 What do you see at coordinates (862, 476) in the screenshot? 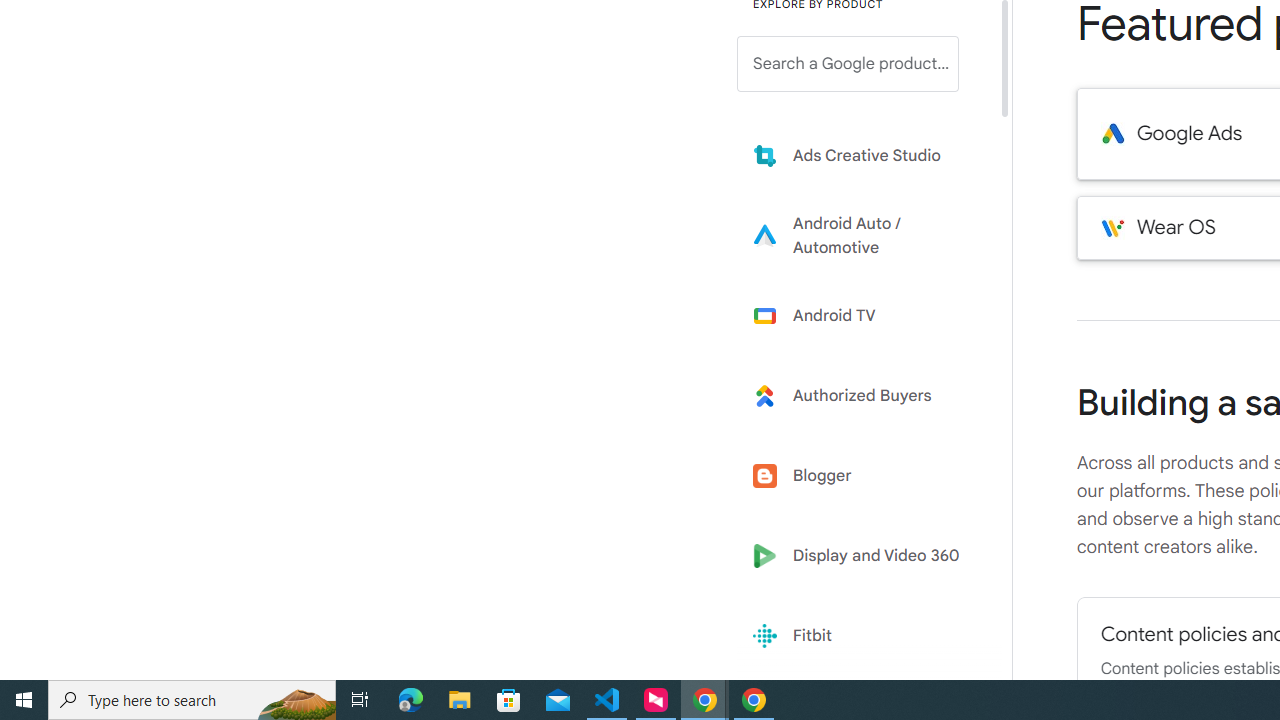
I see `'Blogger'` at bounding box center [862, 476].